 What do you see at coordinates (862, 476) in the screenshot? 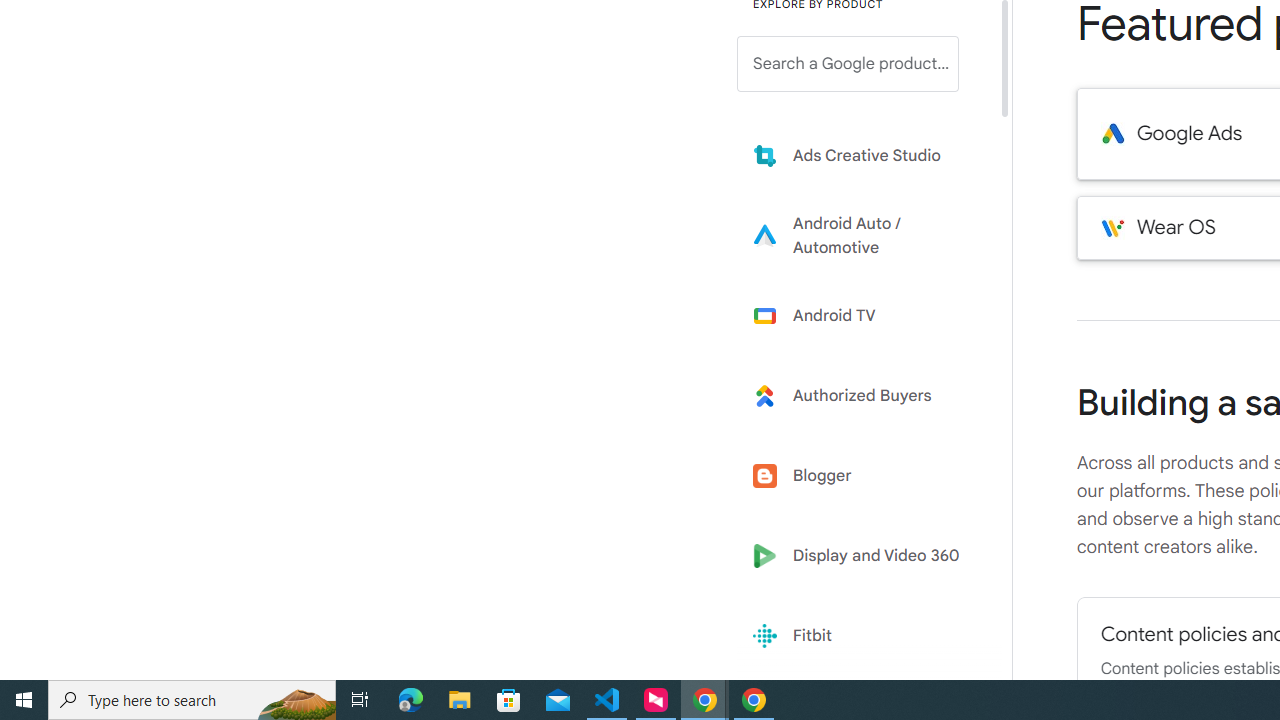
I see `'Blogger'` at bounding box center [862, 476].